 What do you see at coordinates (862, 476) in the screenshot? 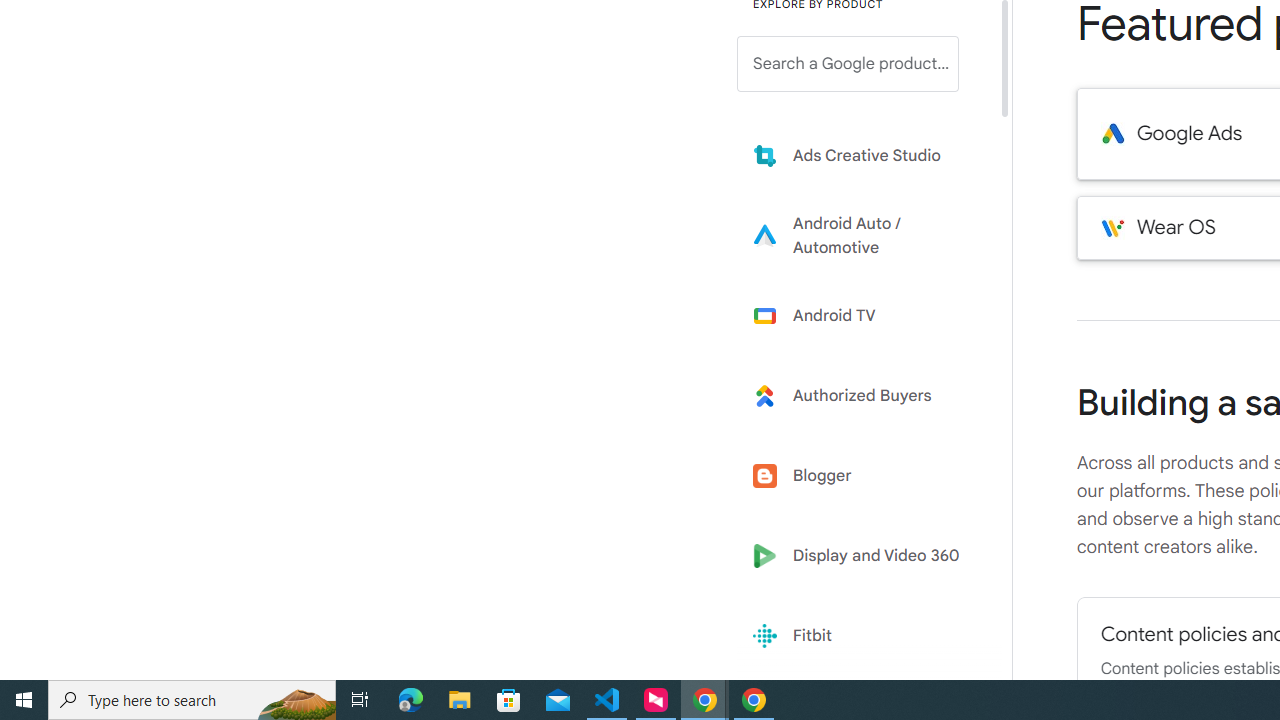
I see `'Blogger'` at bounding box center [862, 476].